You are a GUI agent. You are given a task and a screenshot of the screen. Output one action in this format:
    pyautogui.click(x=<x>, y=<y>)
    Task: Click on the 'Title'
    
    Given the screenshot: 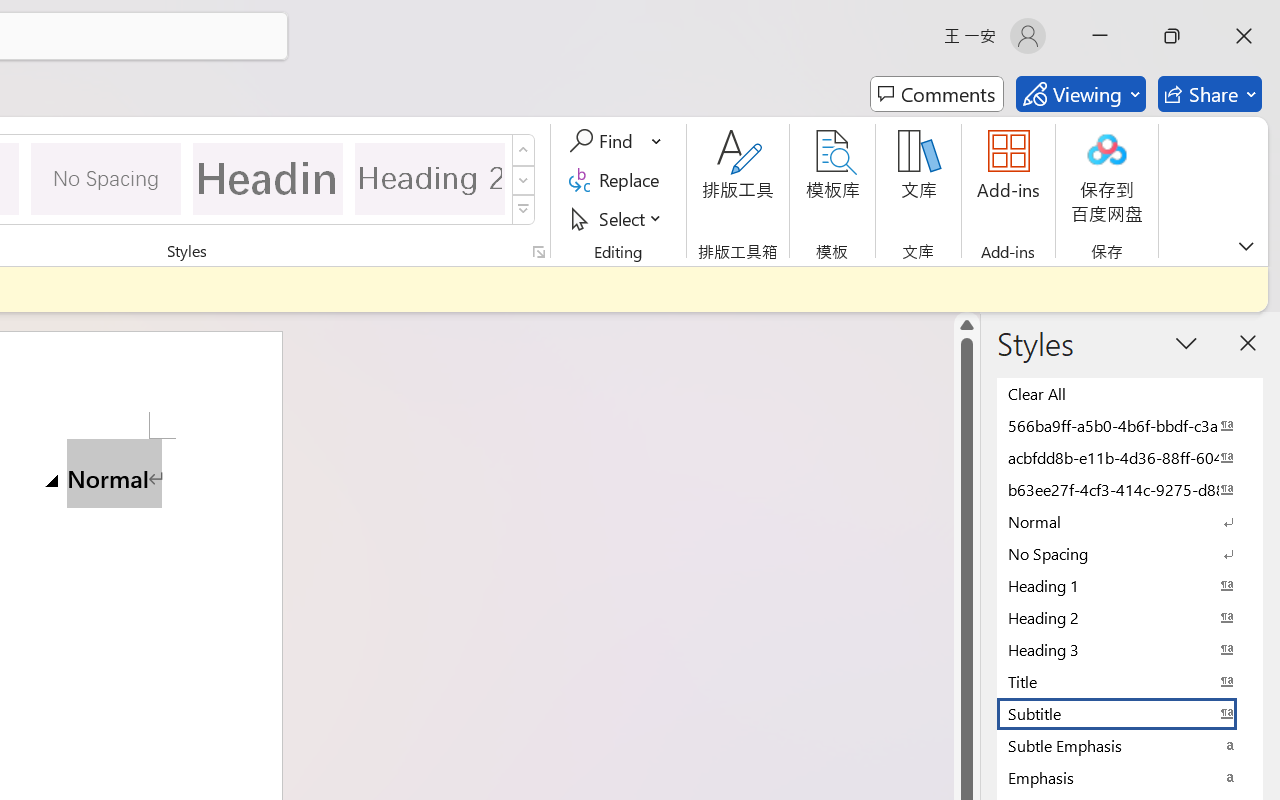 What is the action you would take?
    pyautogui.click(x=1130, y=681)
    